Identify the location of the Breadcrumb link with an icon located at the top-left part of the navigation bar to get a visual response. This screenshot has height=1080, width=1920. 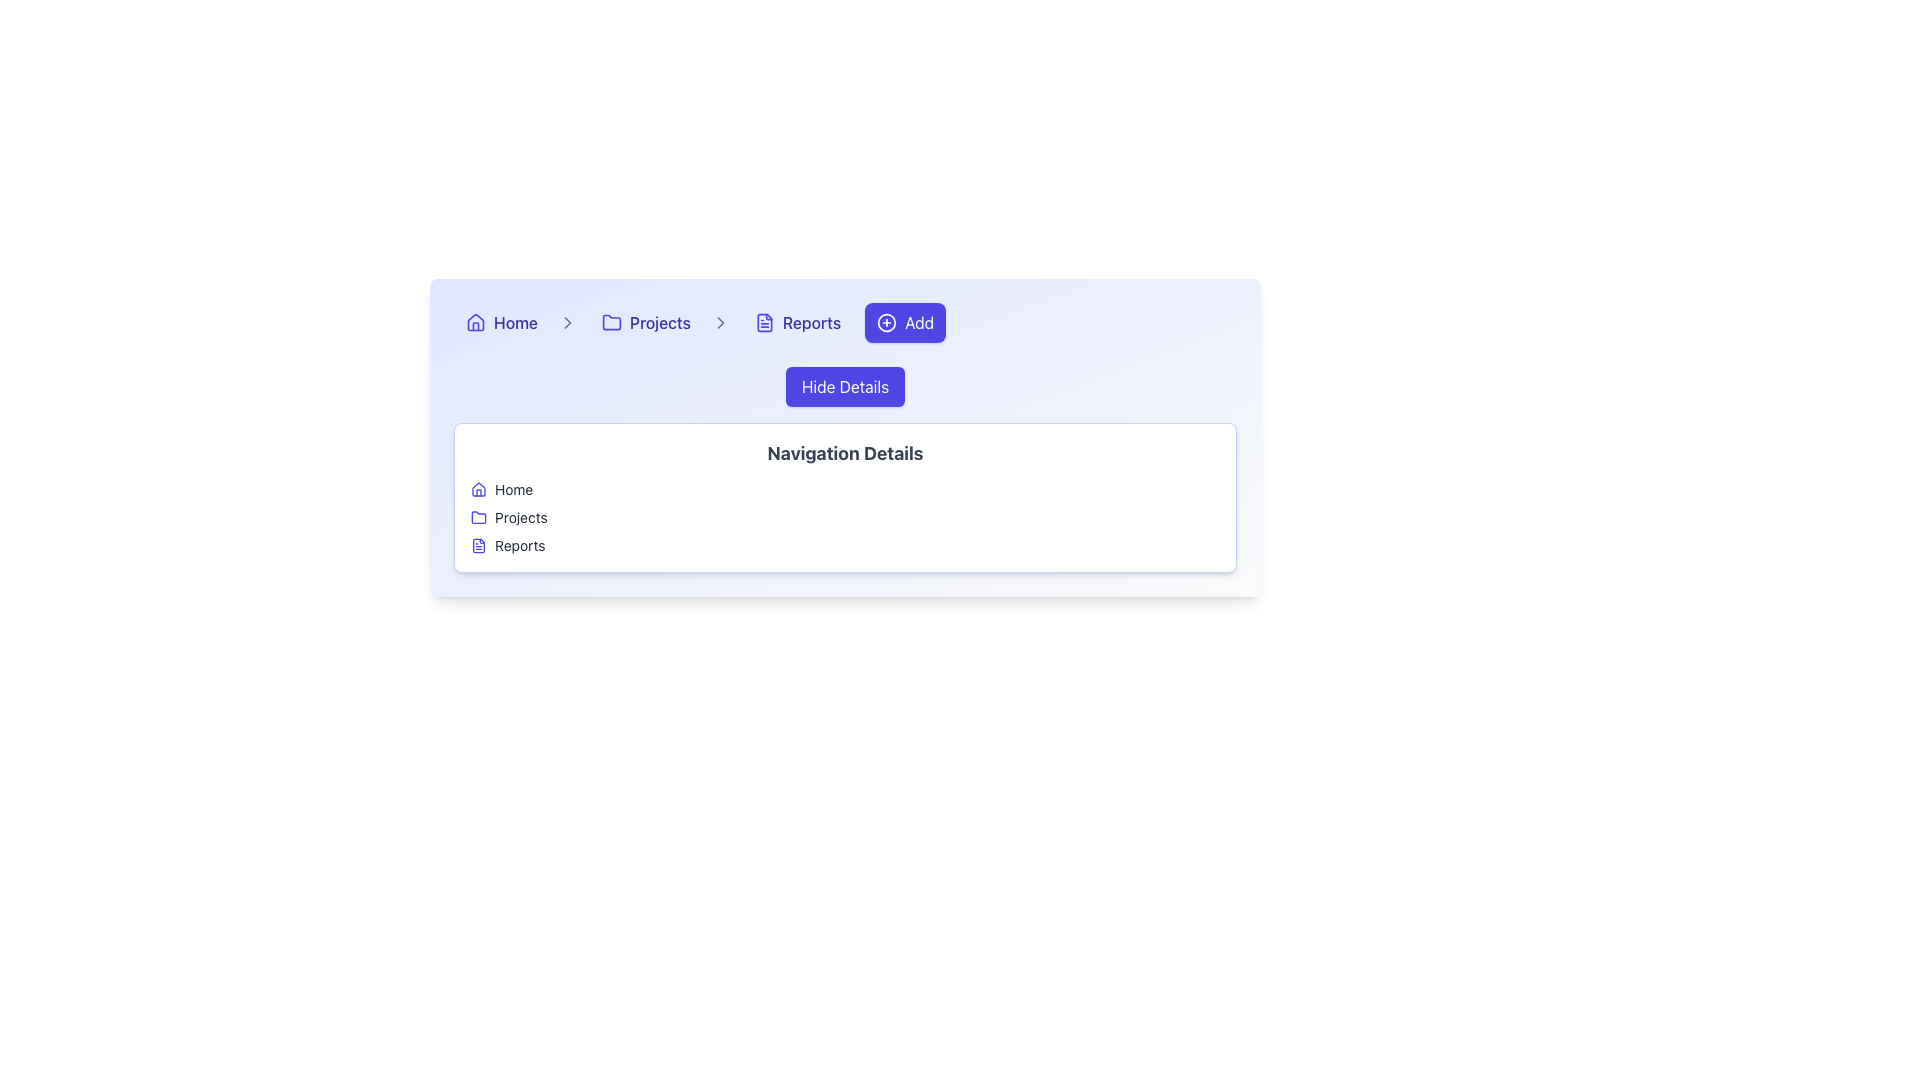
(502, 322).